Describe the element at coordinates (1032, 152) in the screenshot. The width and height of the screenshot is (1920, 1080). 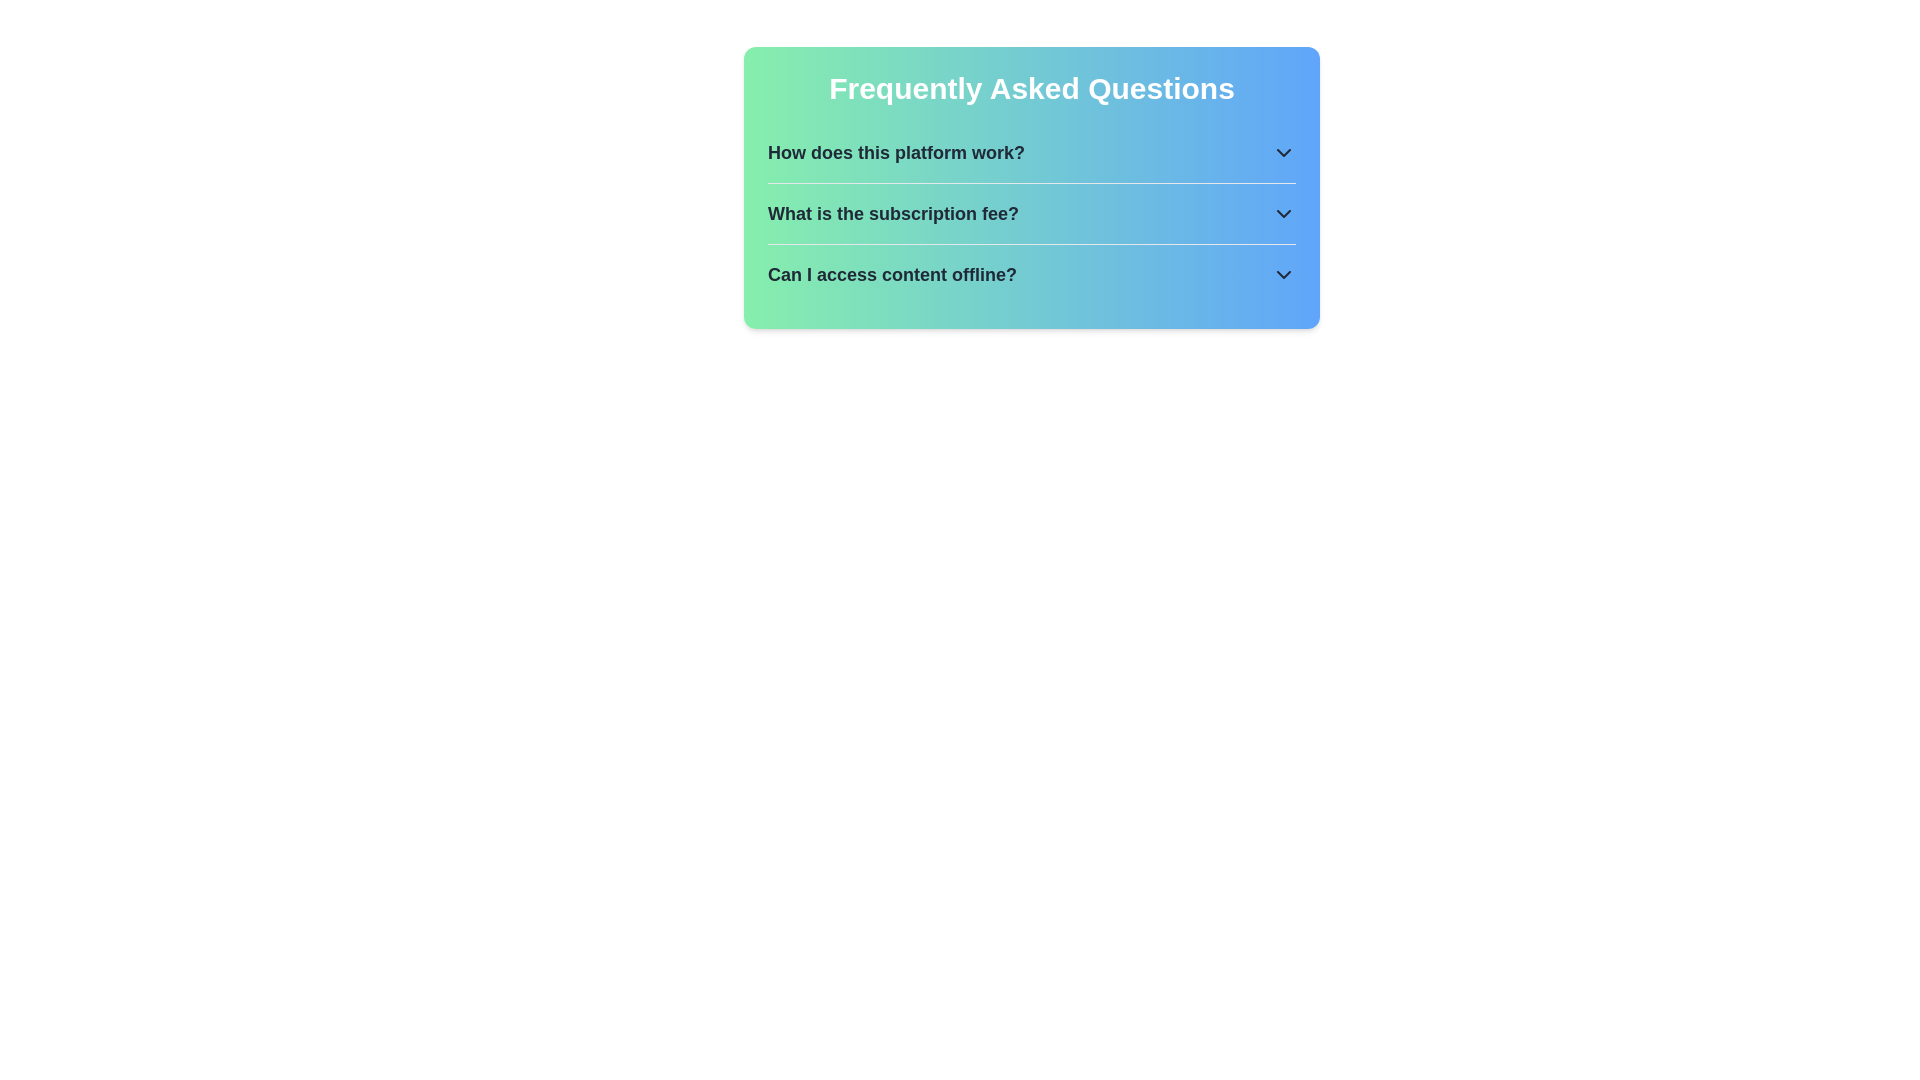
I see `the 'How does this platform work?' dropdown toggle button to observe styling changes` at that location.